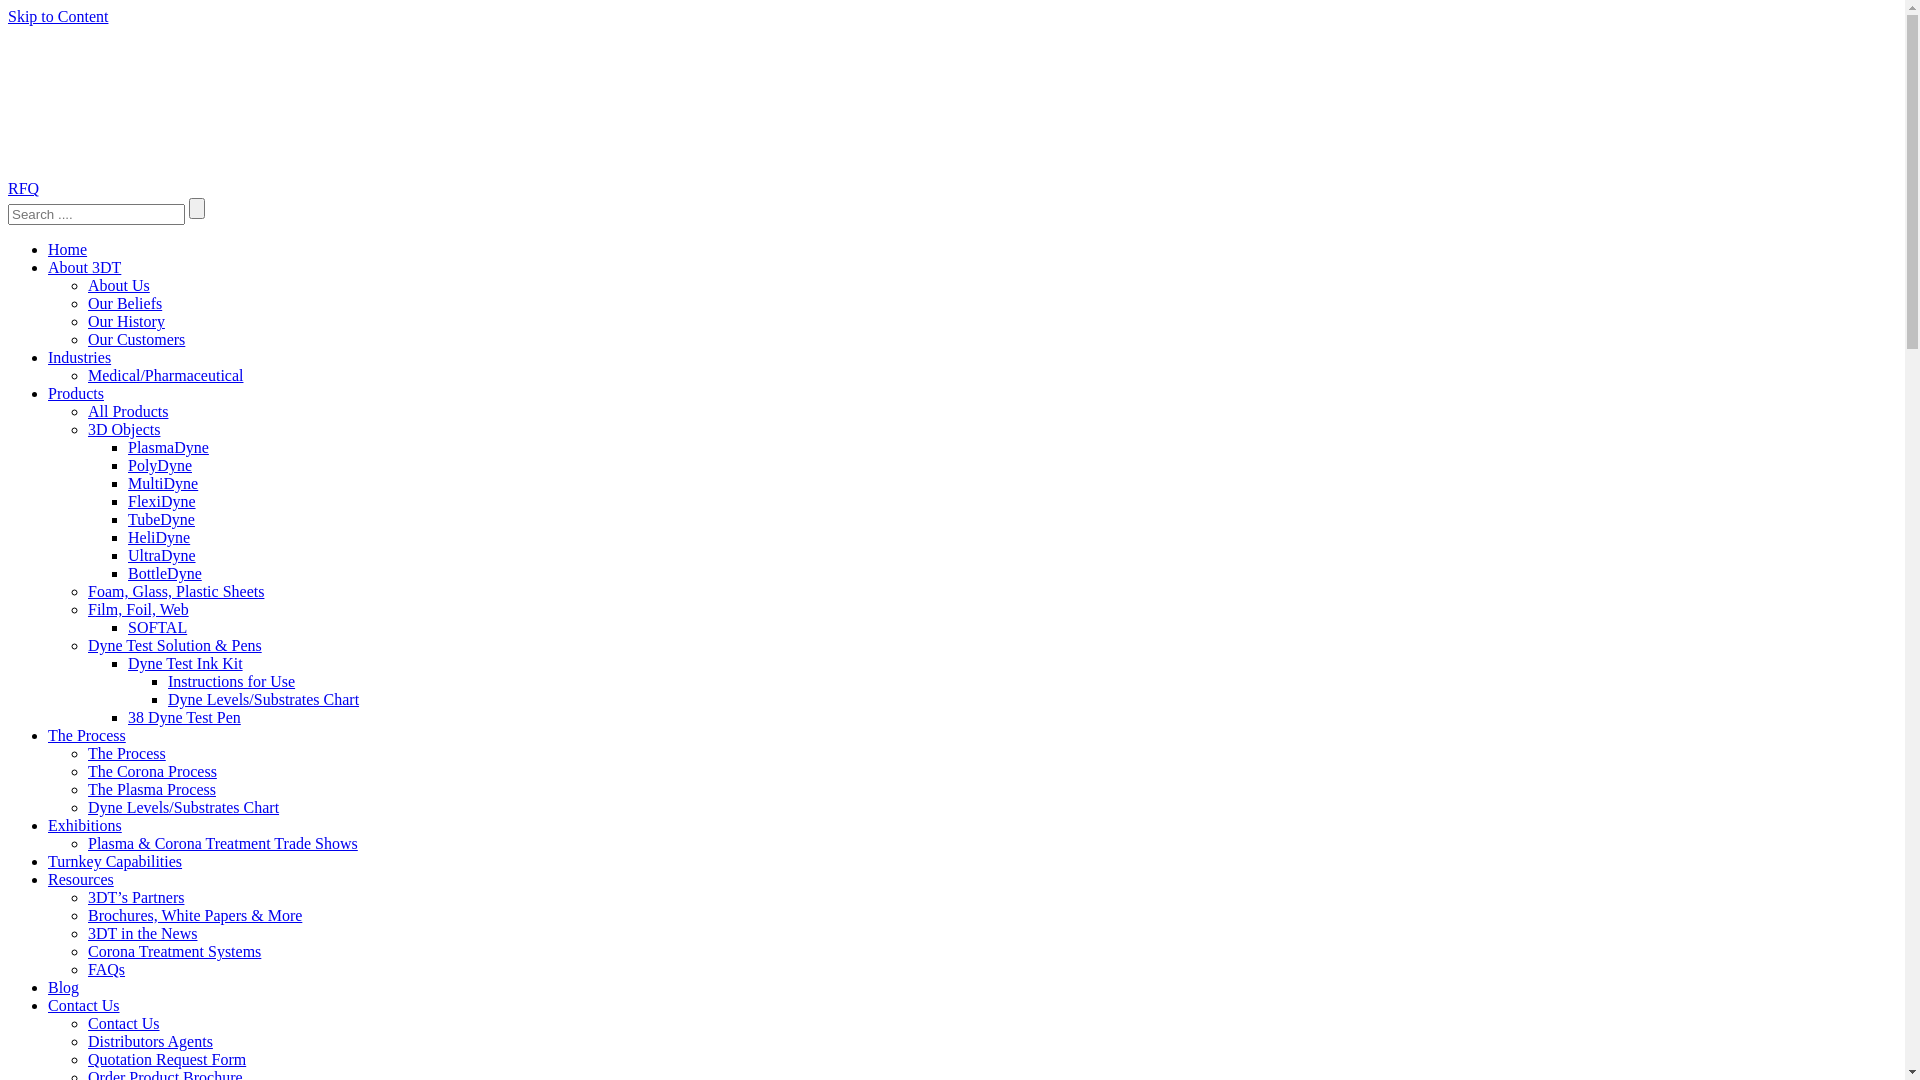  Describe the element at coordinates (157, 100) in the screenshot. I see `'3DT LLC'` at that location.